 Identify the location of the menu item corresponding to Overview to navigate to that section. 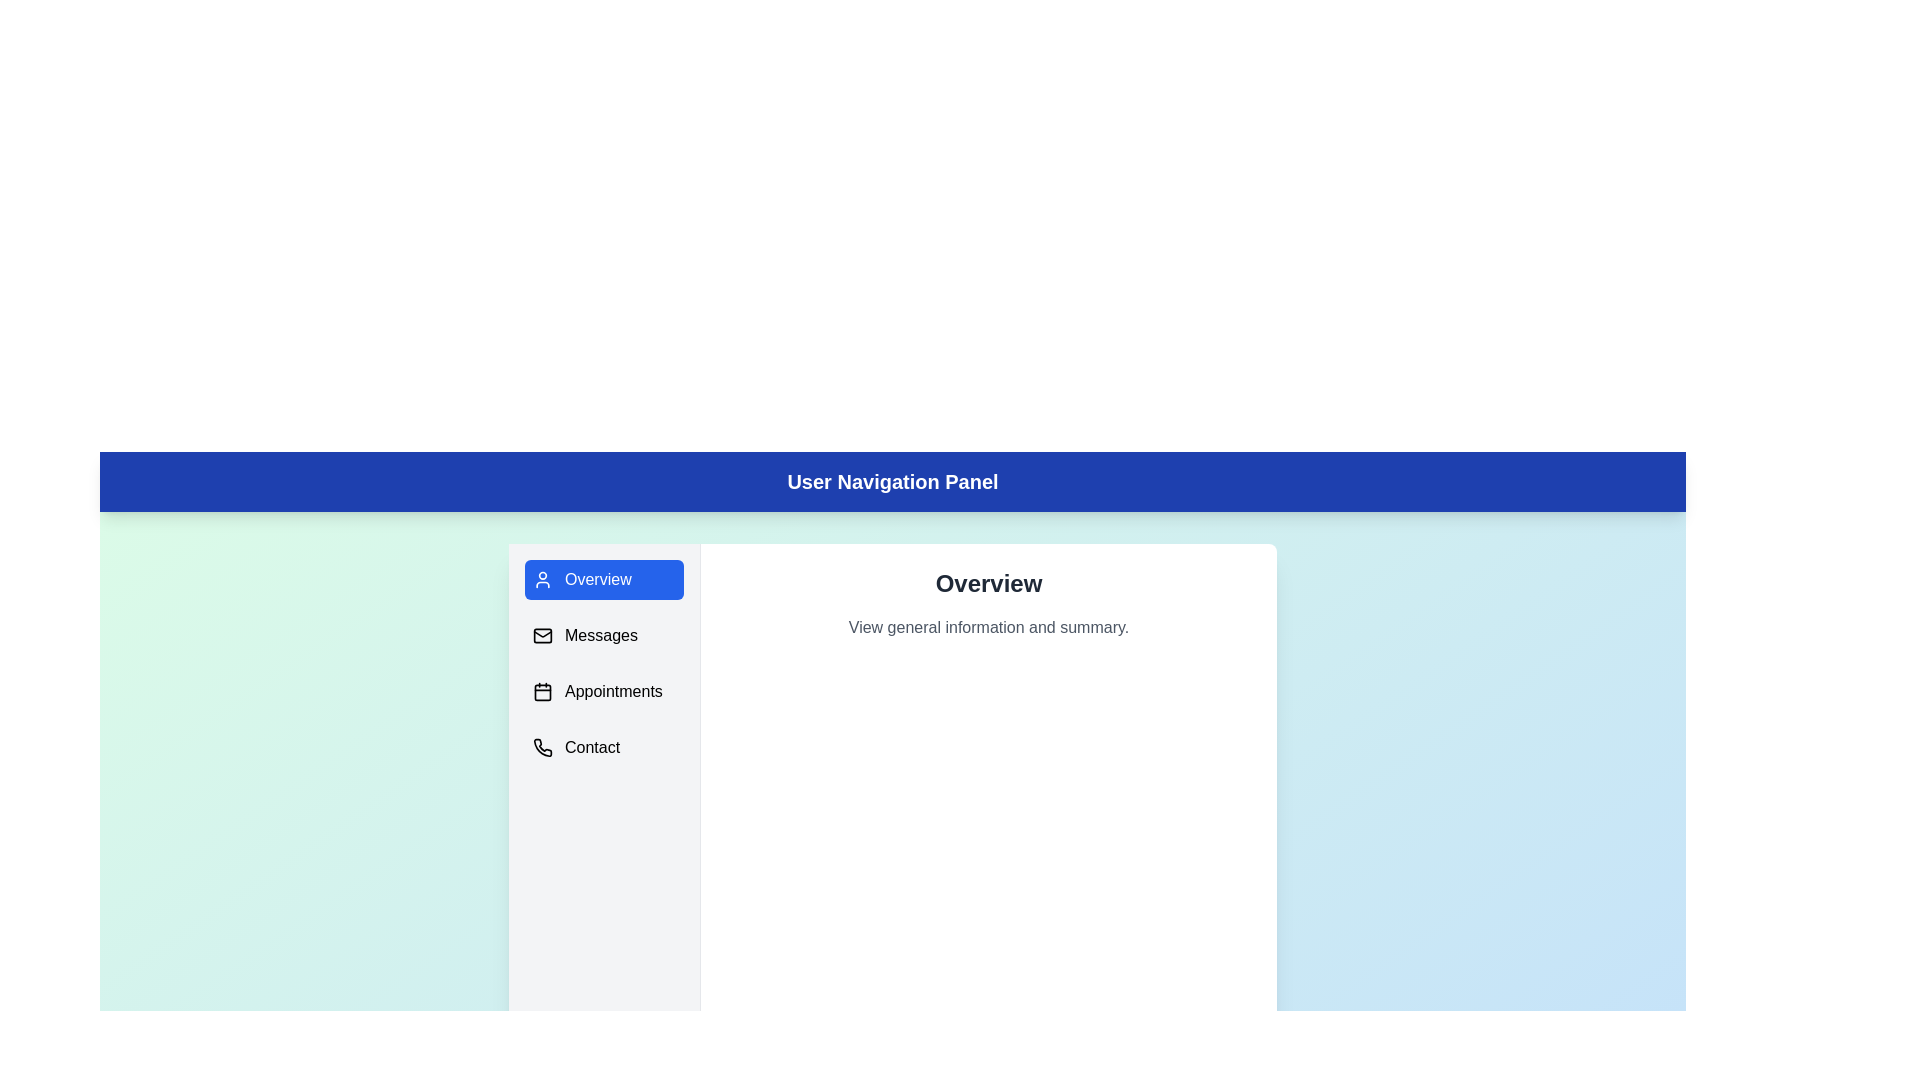
(603, 579).